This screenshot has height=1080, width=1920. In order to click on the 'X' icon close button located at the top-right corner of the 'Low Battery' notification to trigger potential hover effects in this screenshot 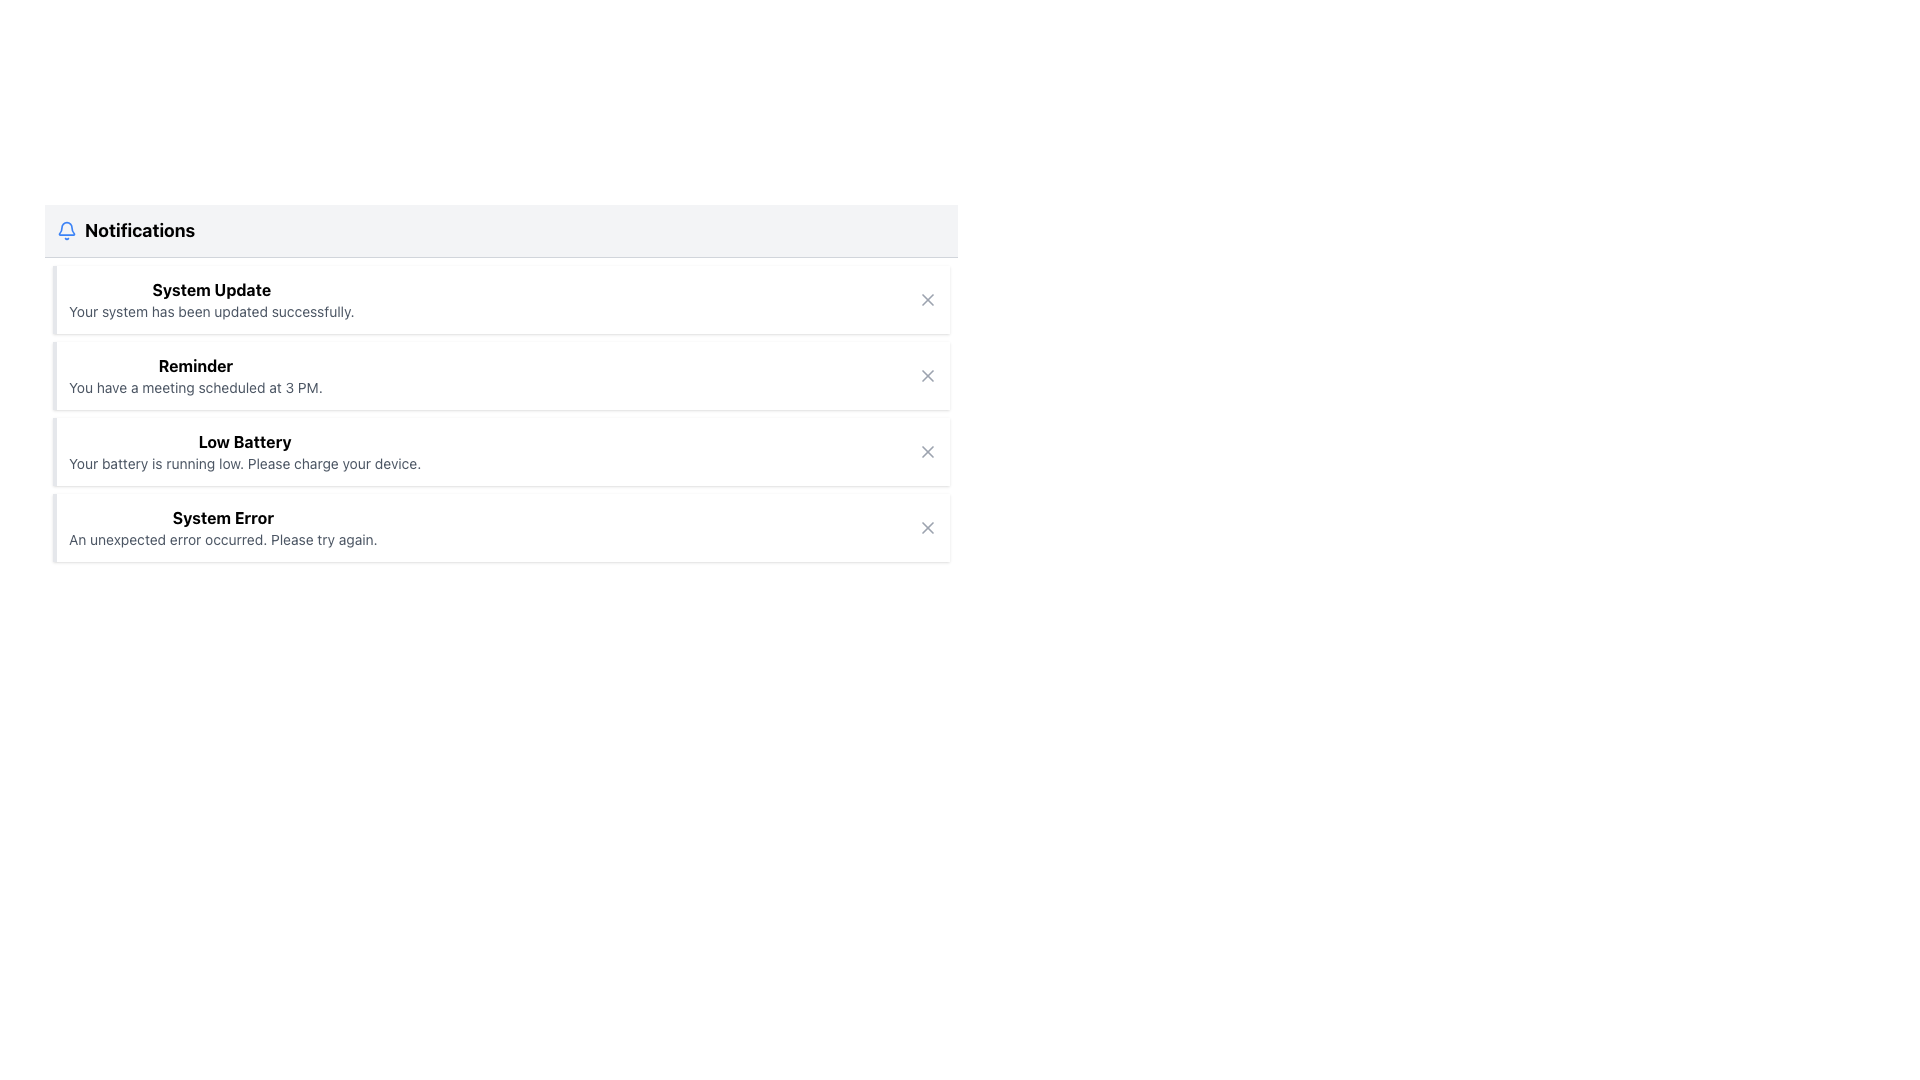, I will do `click(926, 451)`.